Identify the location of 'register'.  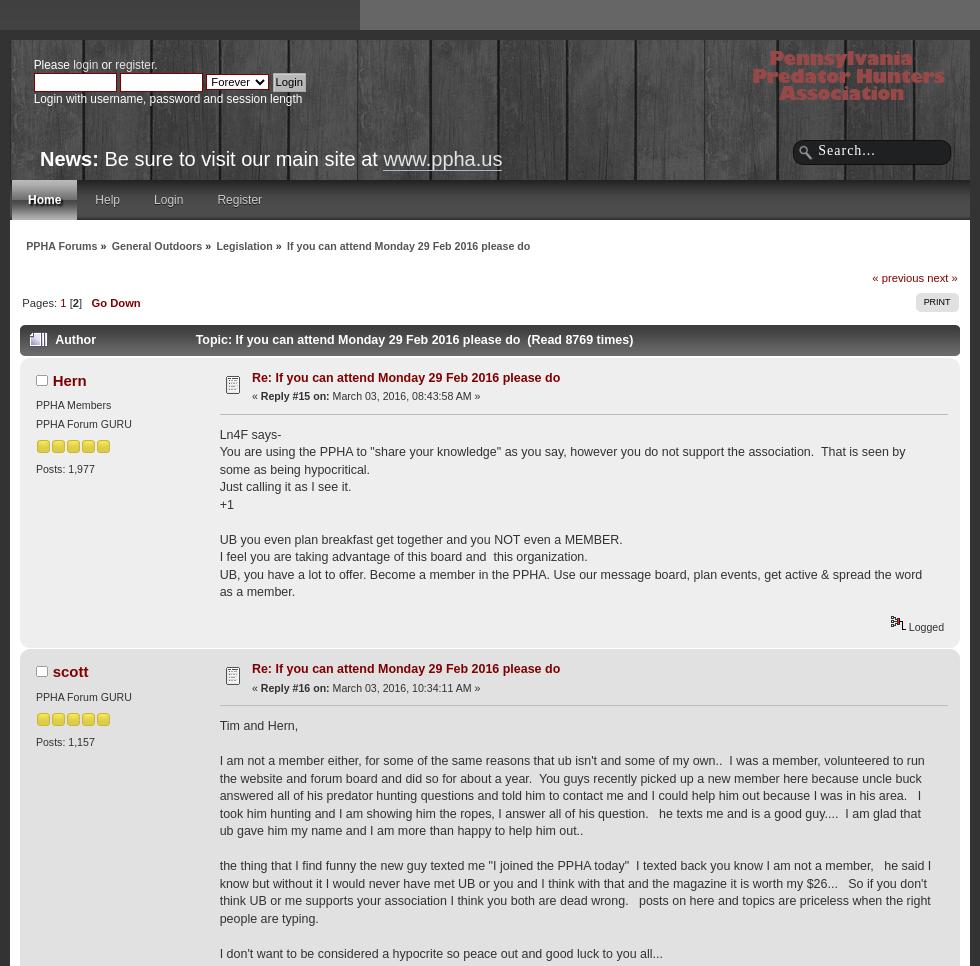
(134, 64).